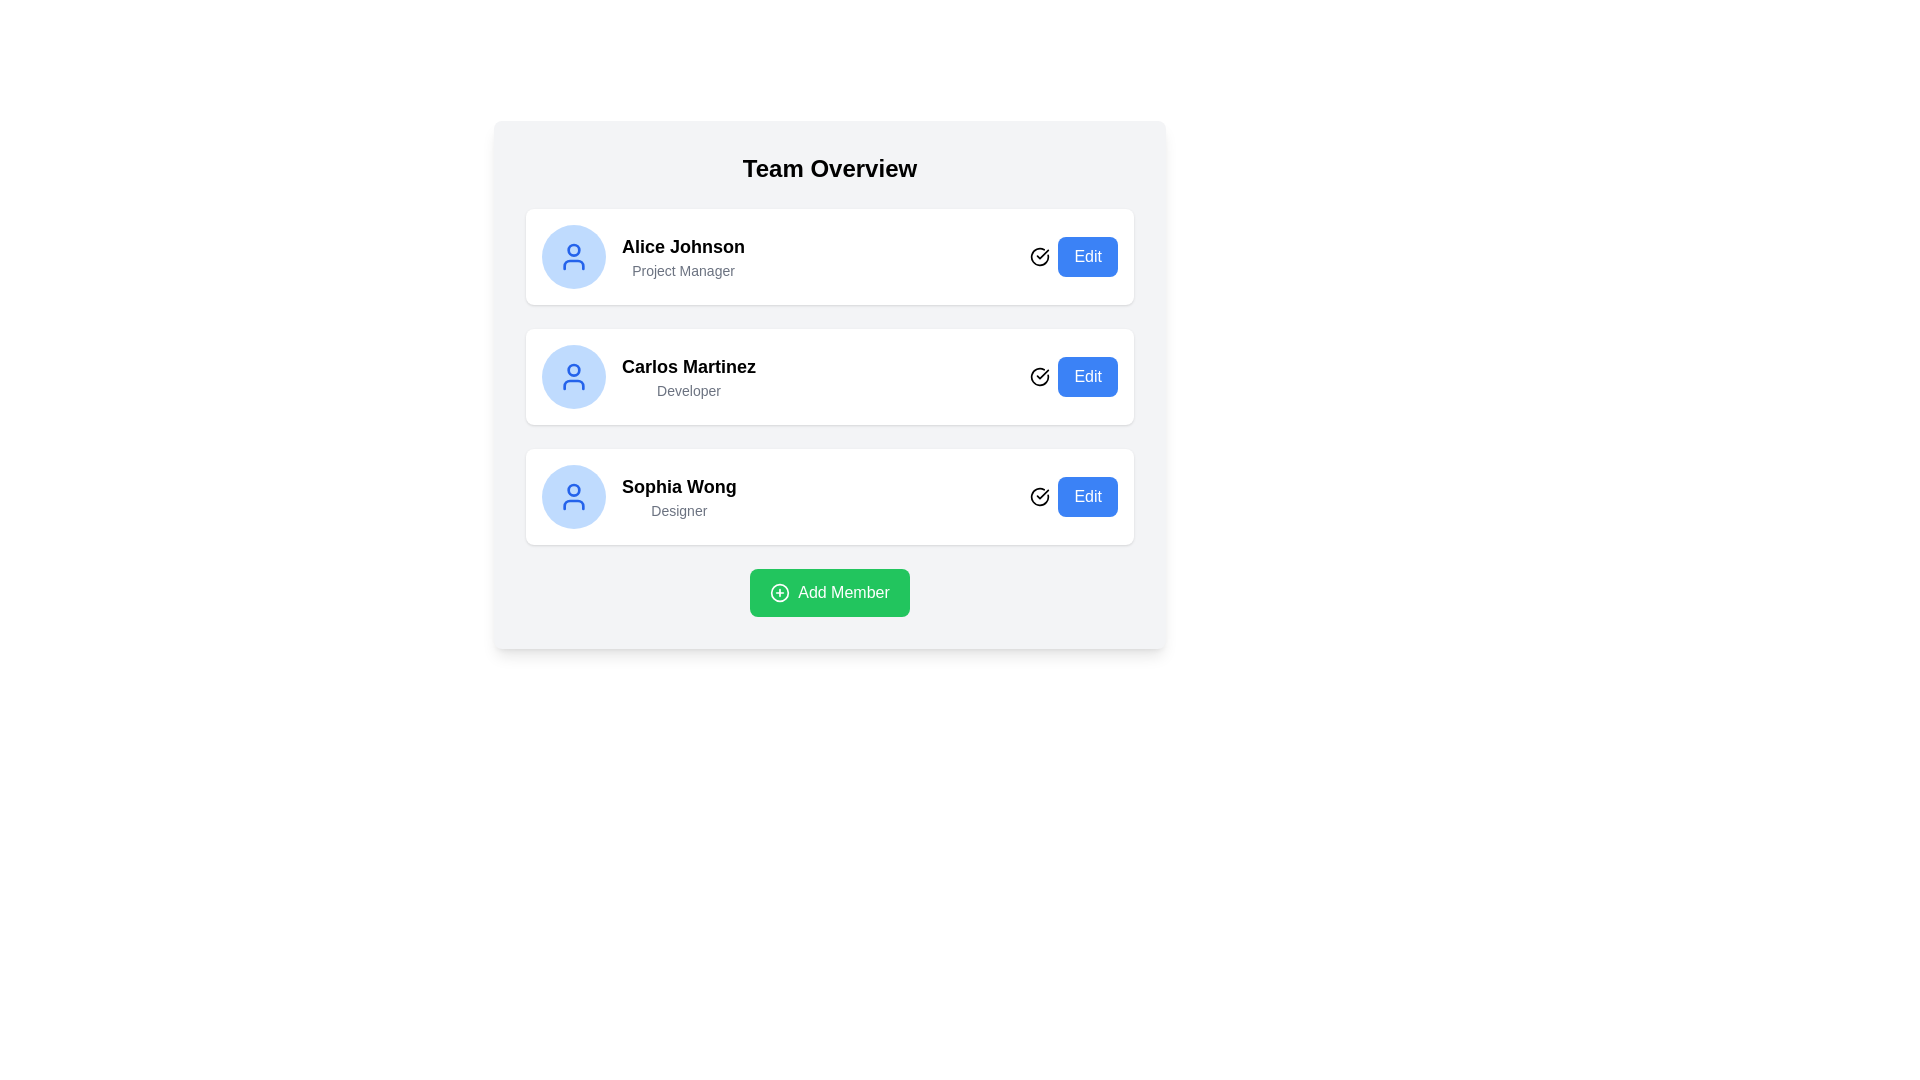 This screenshot has height=1080, width=1920. I want to click on the red circular decorative element within the blue user profile icon adjacent to 'Carlos Martinez' and his role 'Developer.', so click(573, 370).